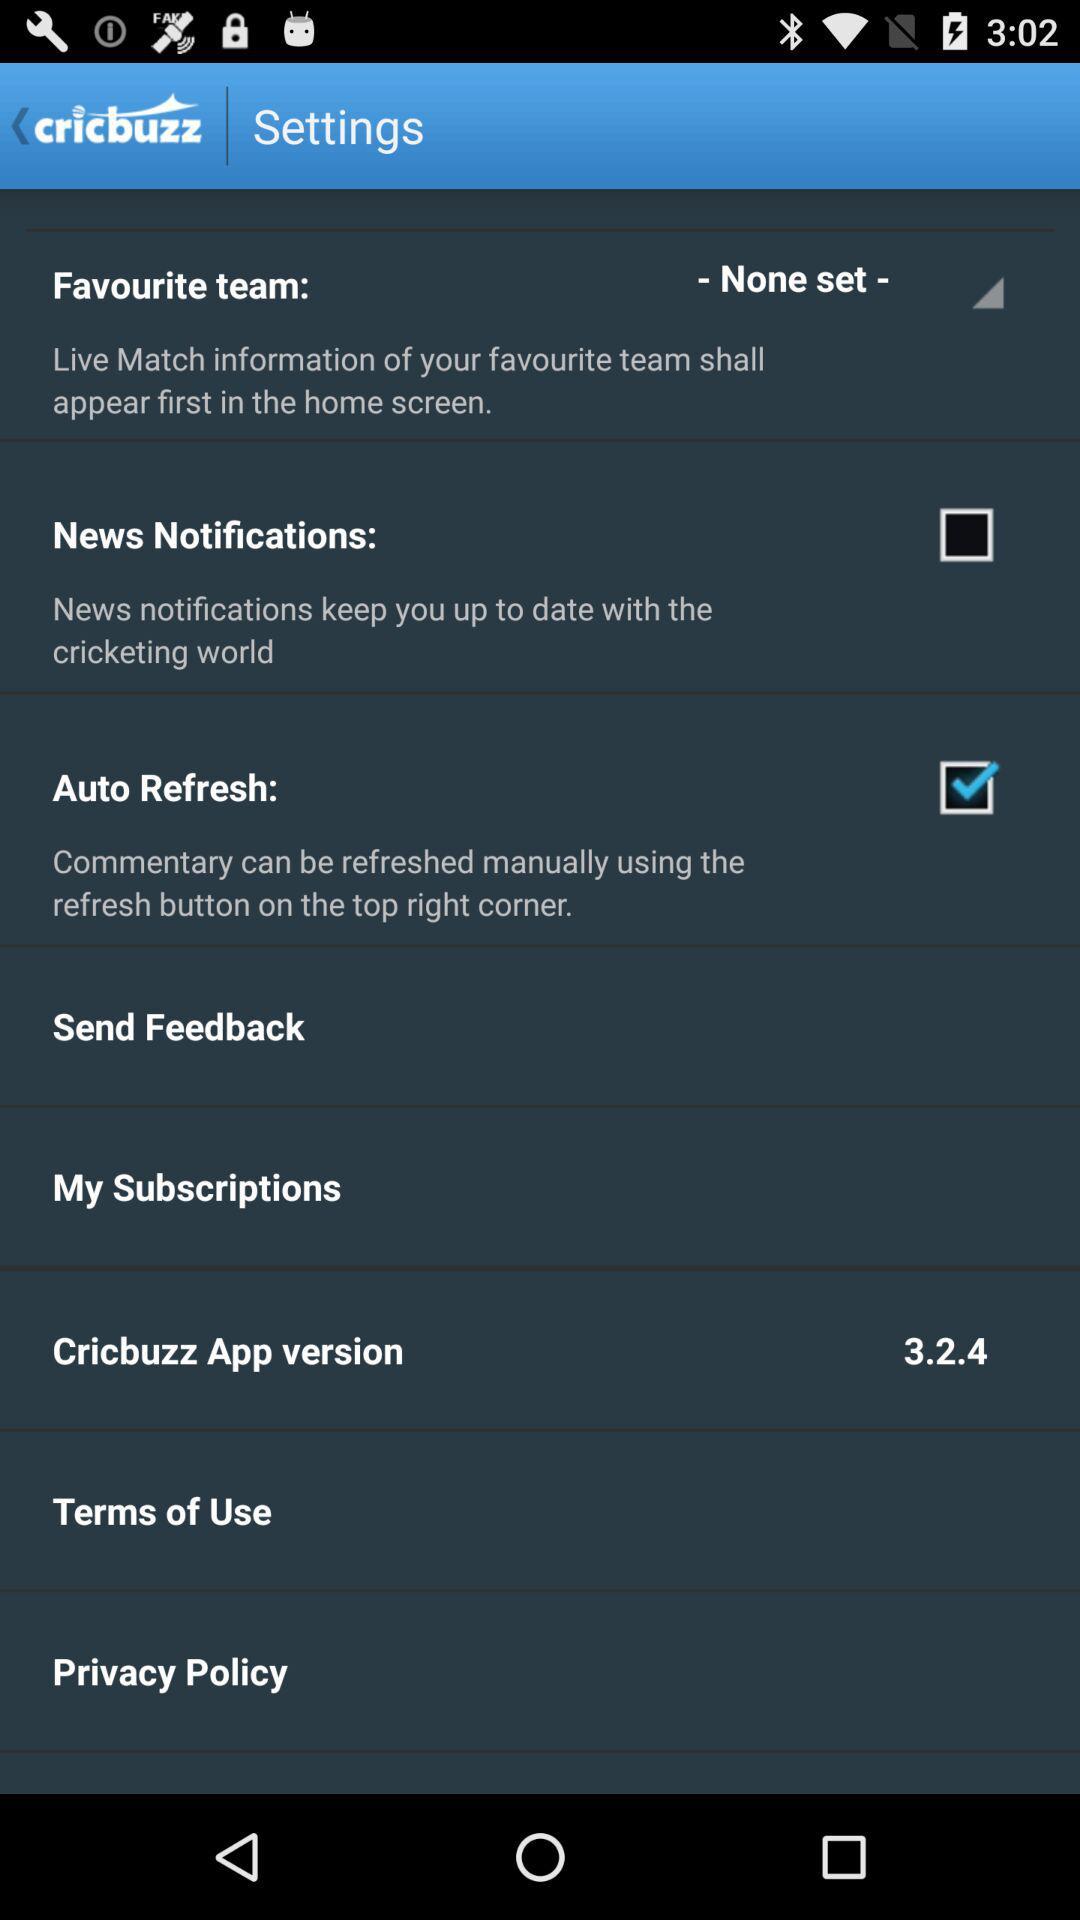 The height and width of the screenshot is (1920, 1080). Describe the element at coordinates (966, 533) in the screenshot. I see `get notifications` at that location.